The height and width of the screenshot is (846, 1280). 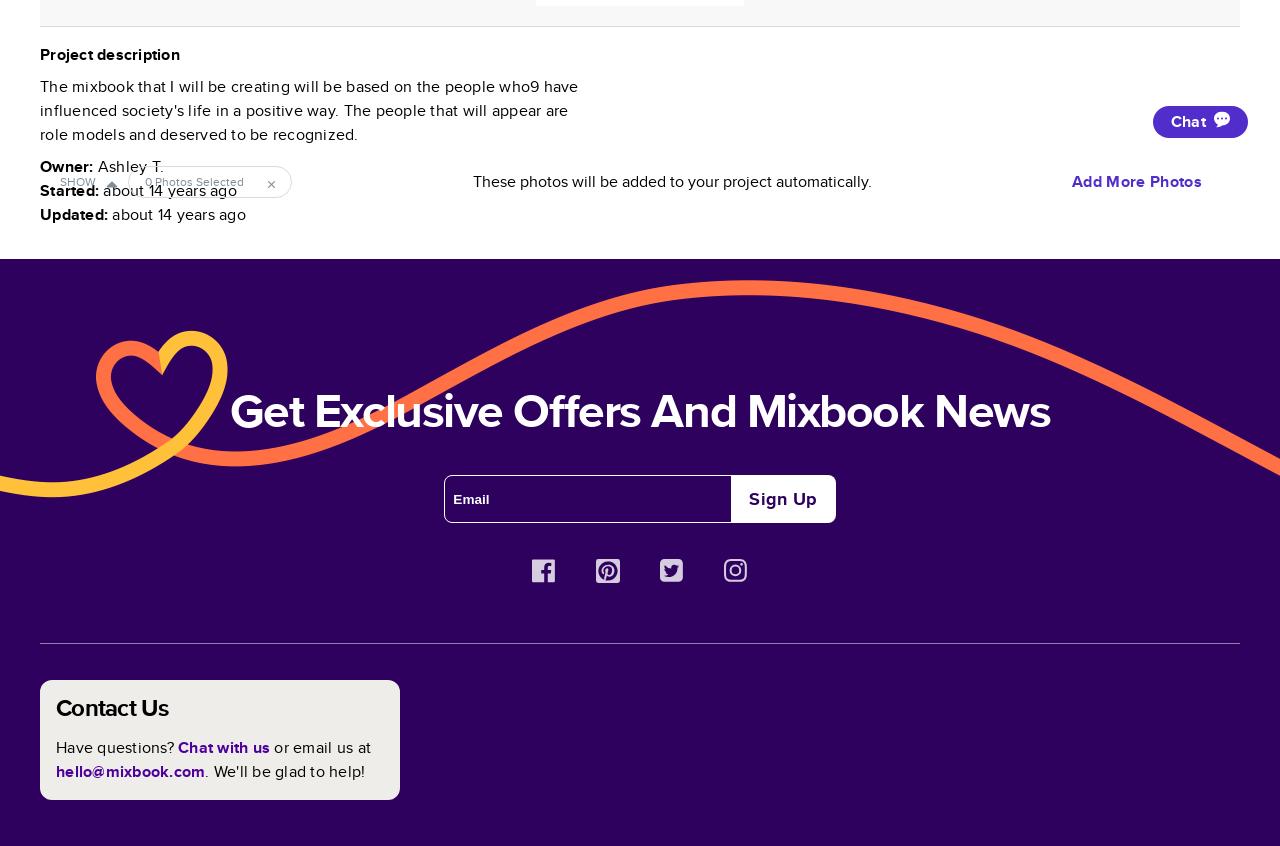 What do you see at coordinates (322, 746) in the screenshot?
I see `'or email us at'` at bounding box center [322, 746].